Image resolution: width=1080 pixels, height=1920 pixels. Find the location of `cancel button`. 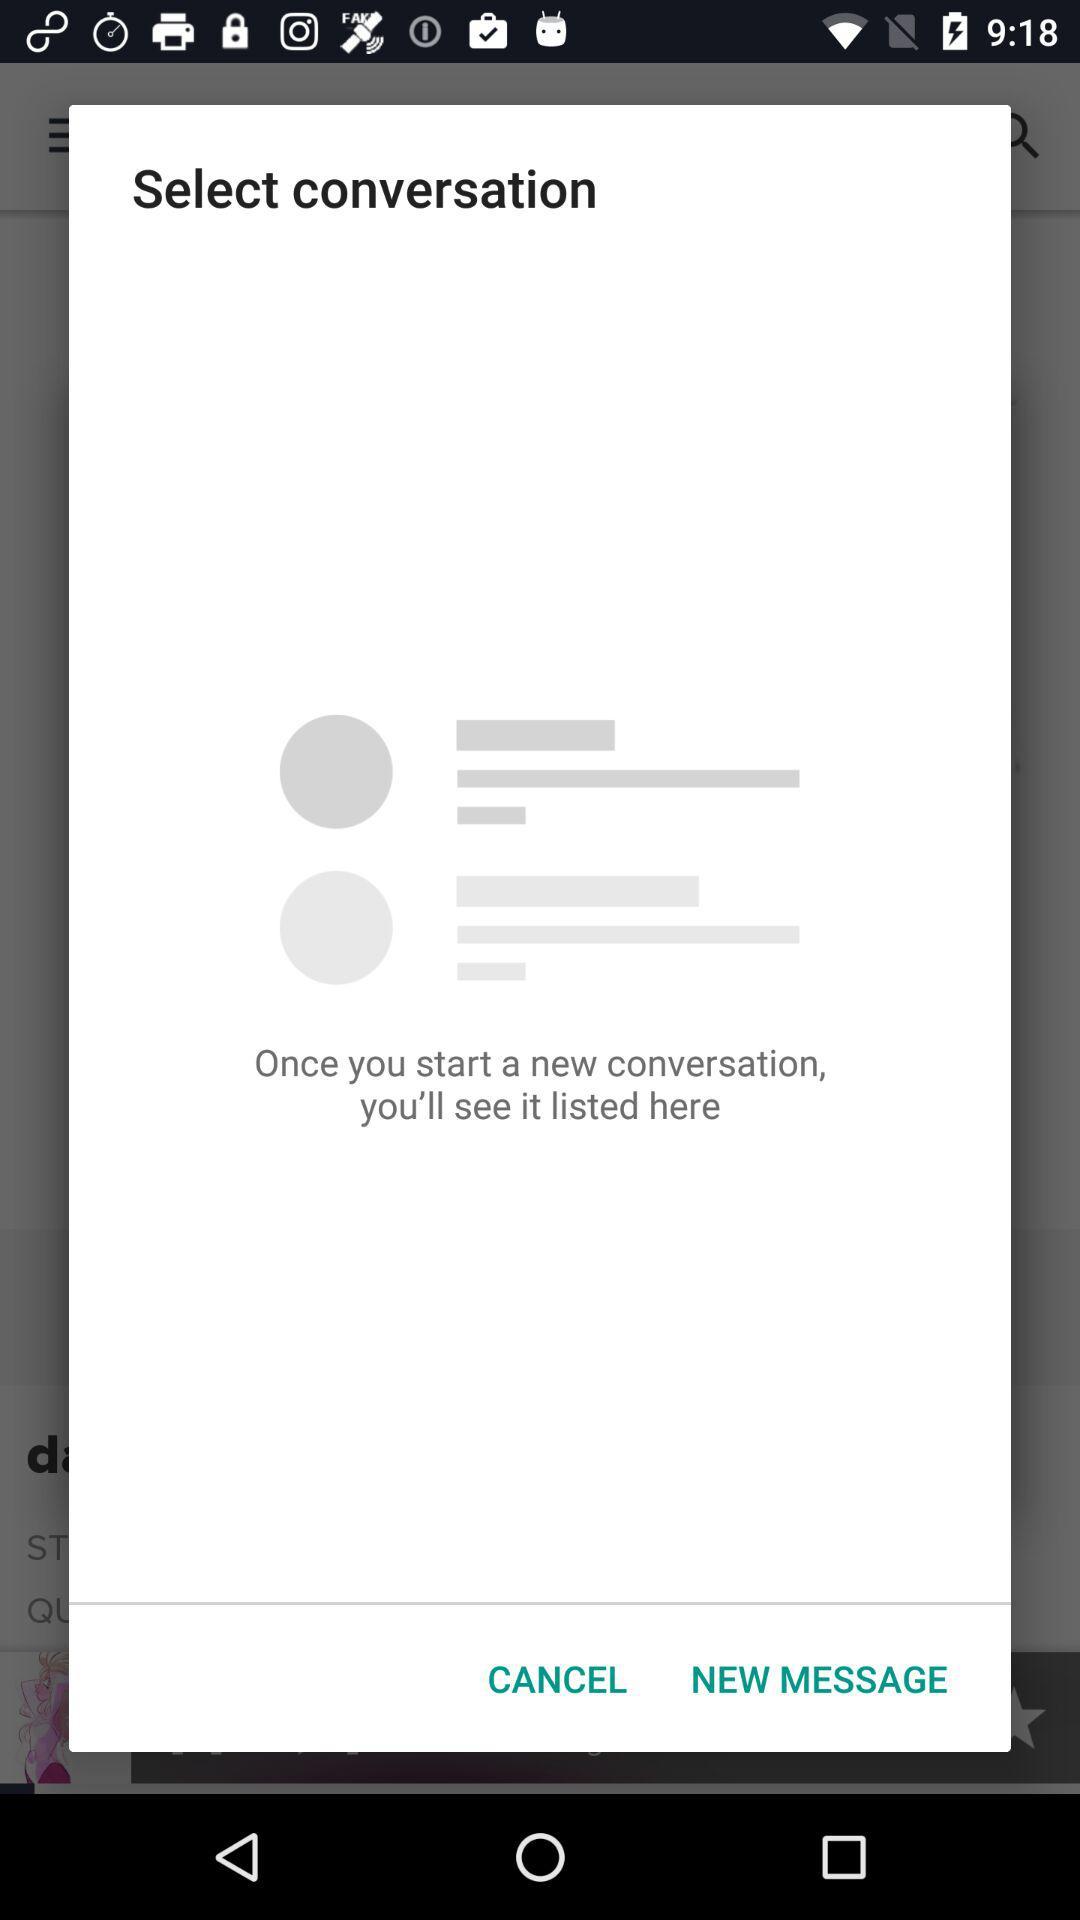

cancel button is located at coordinates (557, 1678).